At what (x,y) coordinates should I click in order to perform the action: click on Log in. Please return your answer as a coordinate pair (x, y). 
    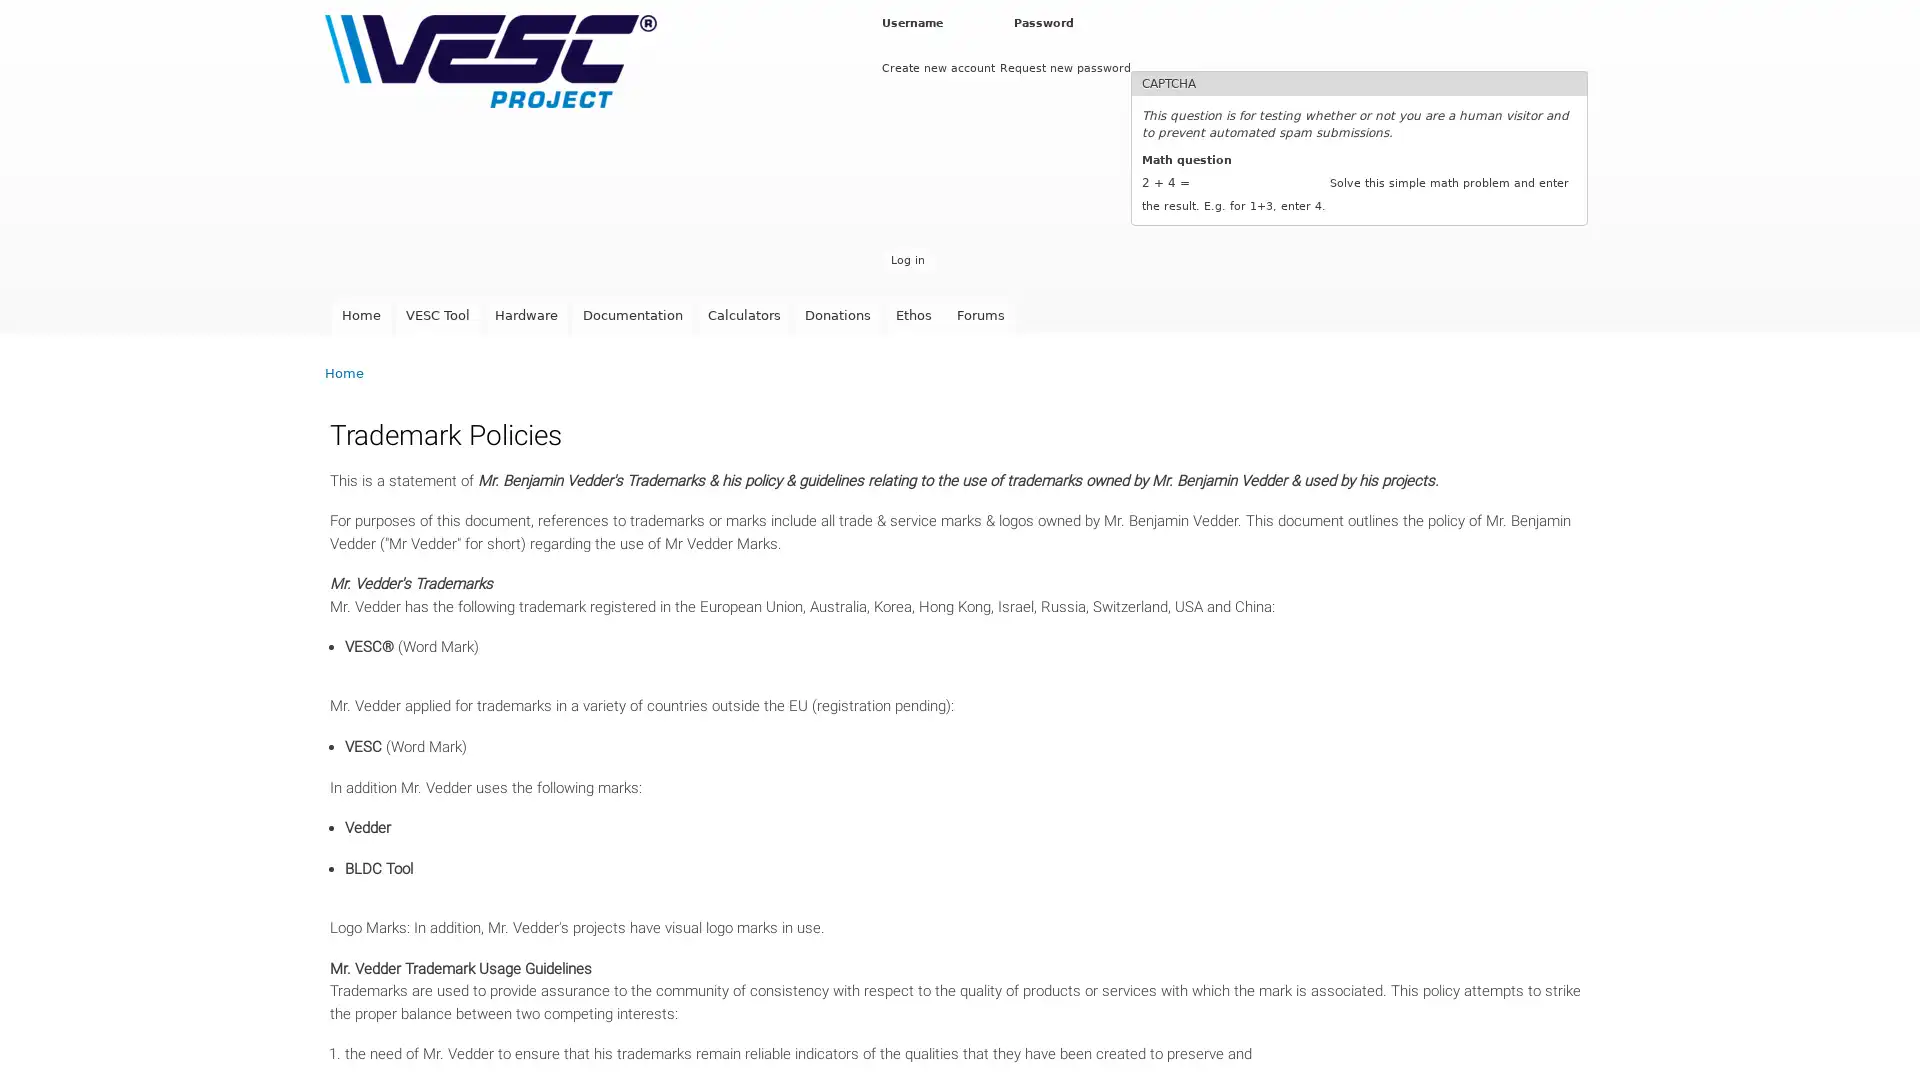
    Looking at the image, I should click on (906, 259).